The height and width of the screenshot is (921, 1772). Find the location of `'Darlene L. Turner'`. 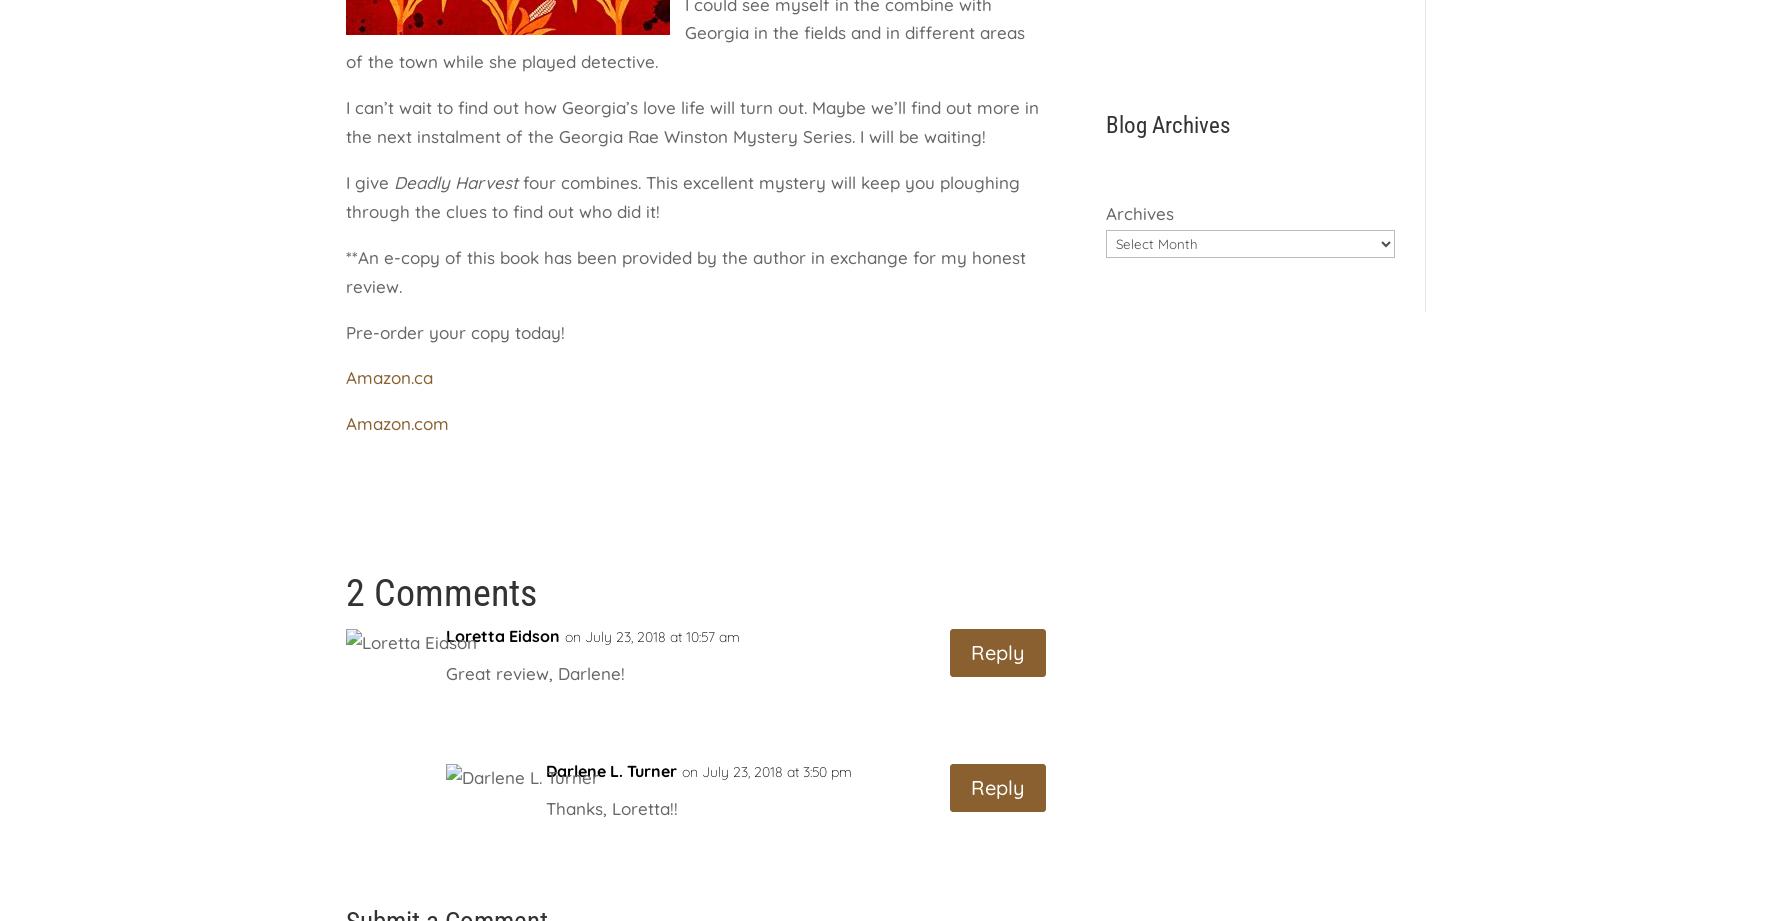

'Darlene L. Turner' is located at coordinates (611, 769).